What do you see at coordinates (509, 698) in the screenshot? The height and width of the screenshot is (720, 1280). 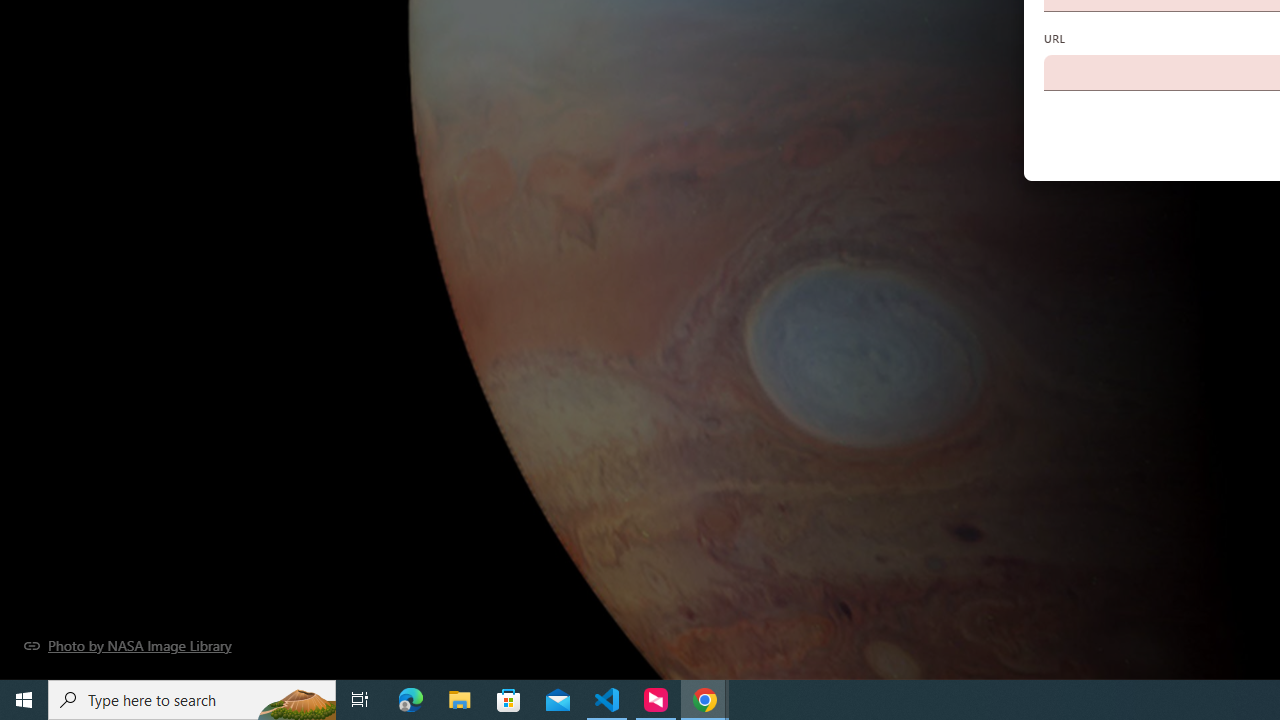 I see `'Microsoft Store'` at bounding box center [509, 698].